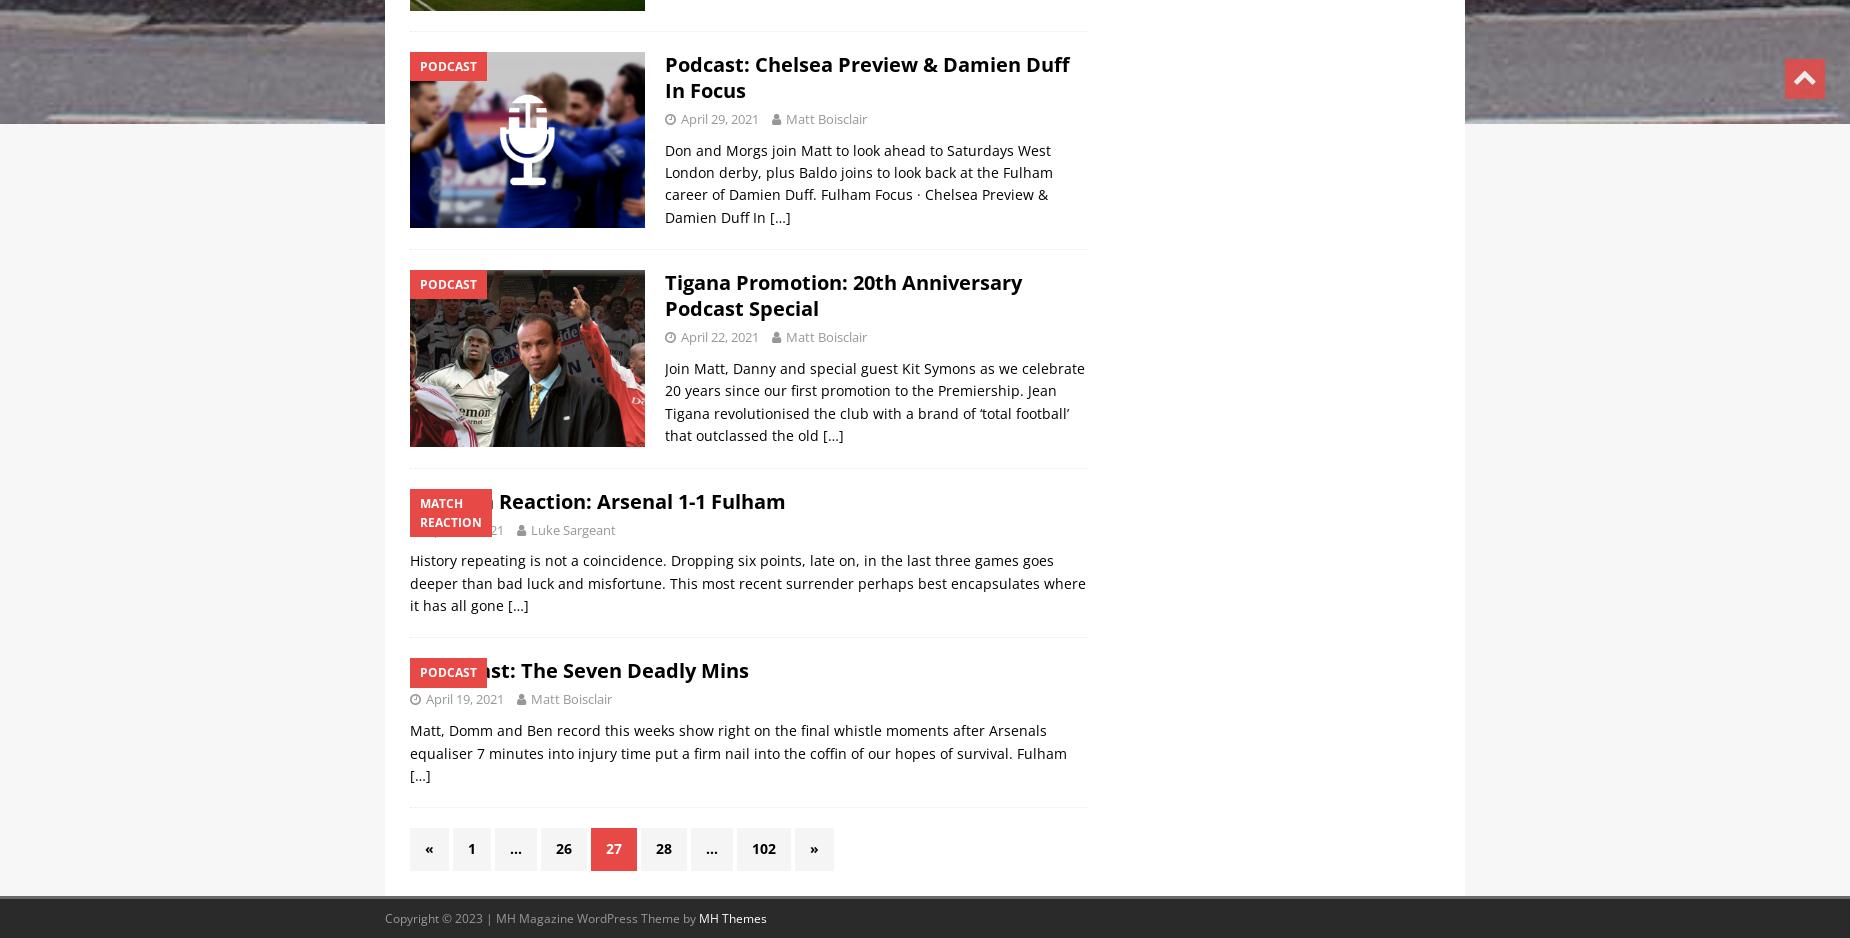 The width and height of the screenshot is (1850, 938). I want to click on 'April 29, 2021', so click(680, 117).